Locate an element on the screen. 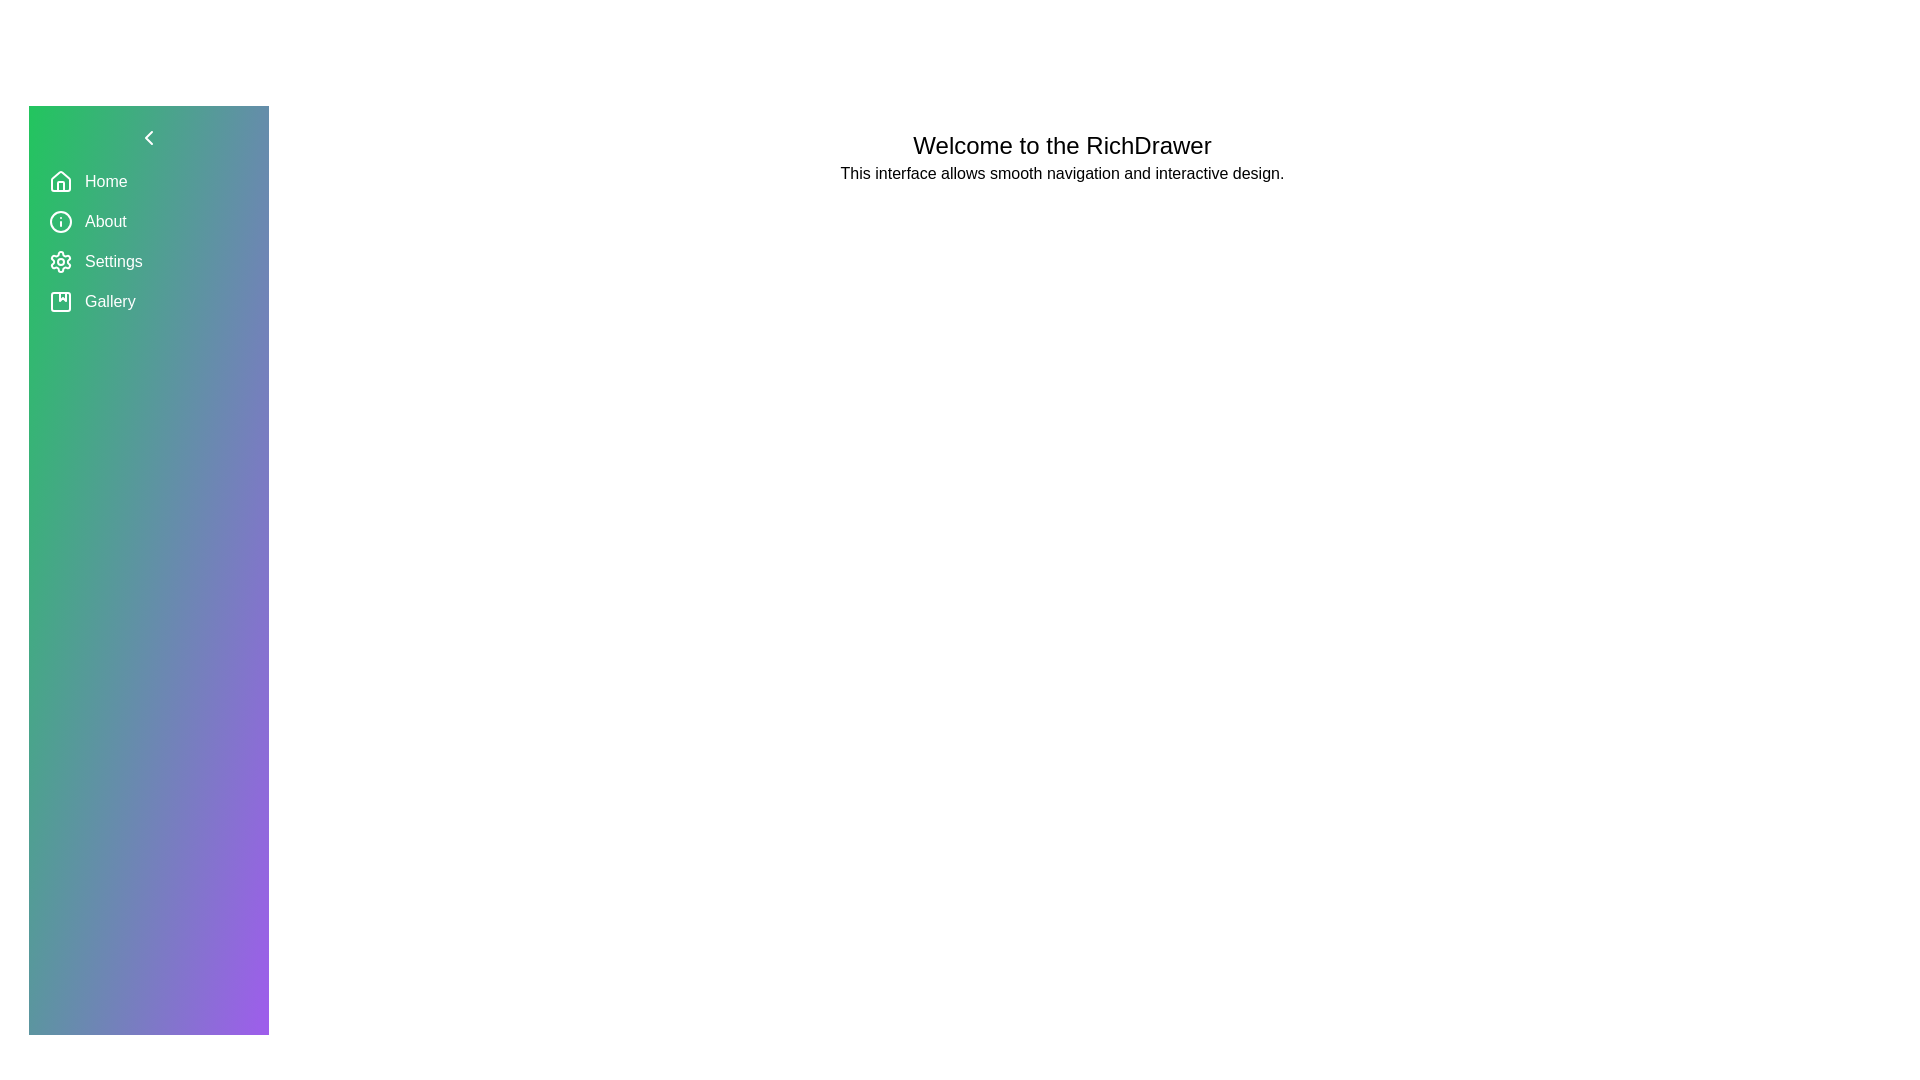 This screenshot has width=1920, height=1080. the menu option Home from the sidebar is located at coordinates (147, 181).